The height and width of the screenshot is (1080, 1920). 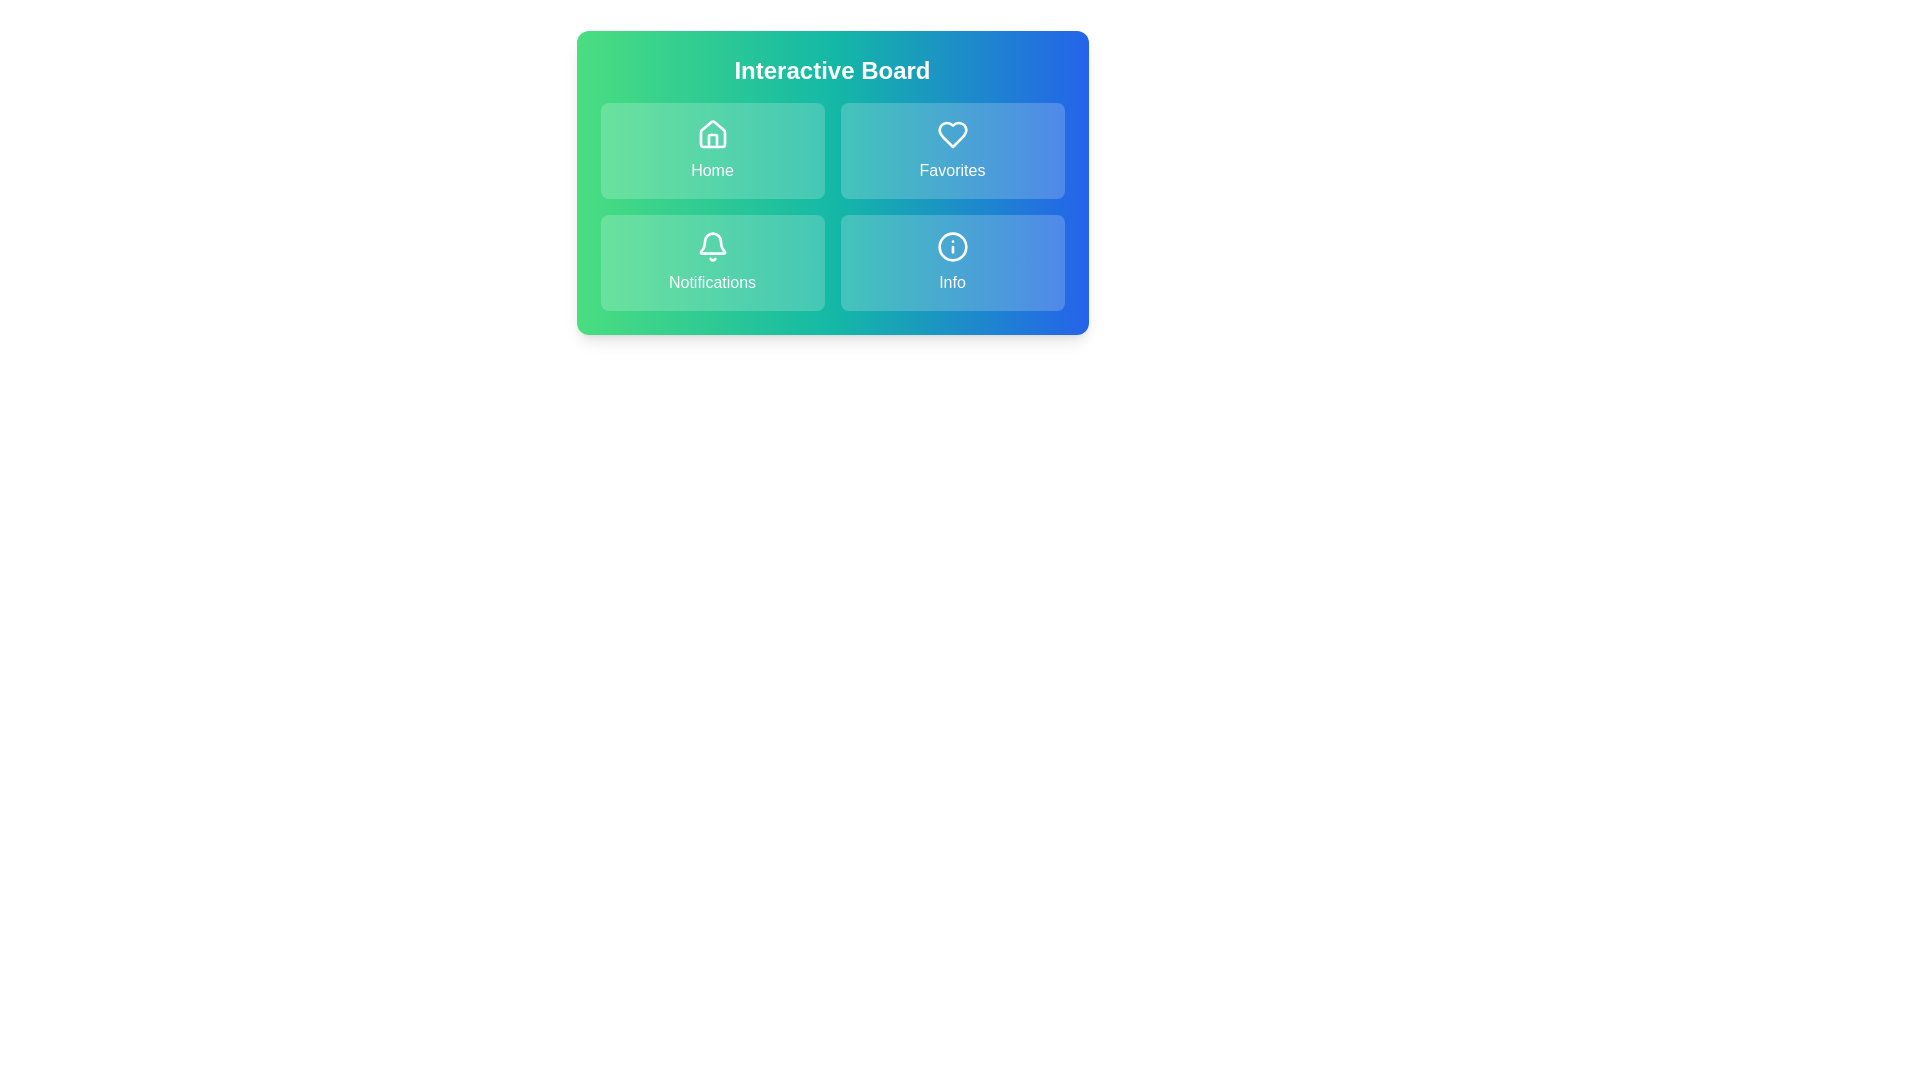 What do you see at coordinates (951, 169) in the screenshot?
I see `the 'Favorites' text label located in the second section on the top row of the grid layout, which is situated below a heart-themed icon` at bounding box center [951, 169].